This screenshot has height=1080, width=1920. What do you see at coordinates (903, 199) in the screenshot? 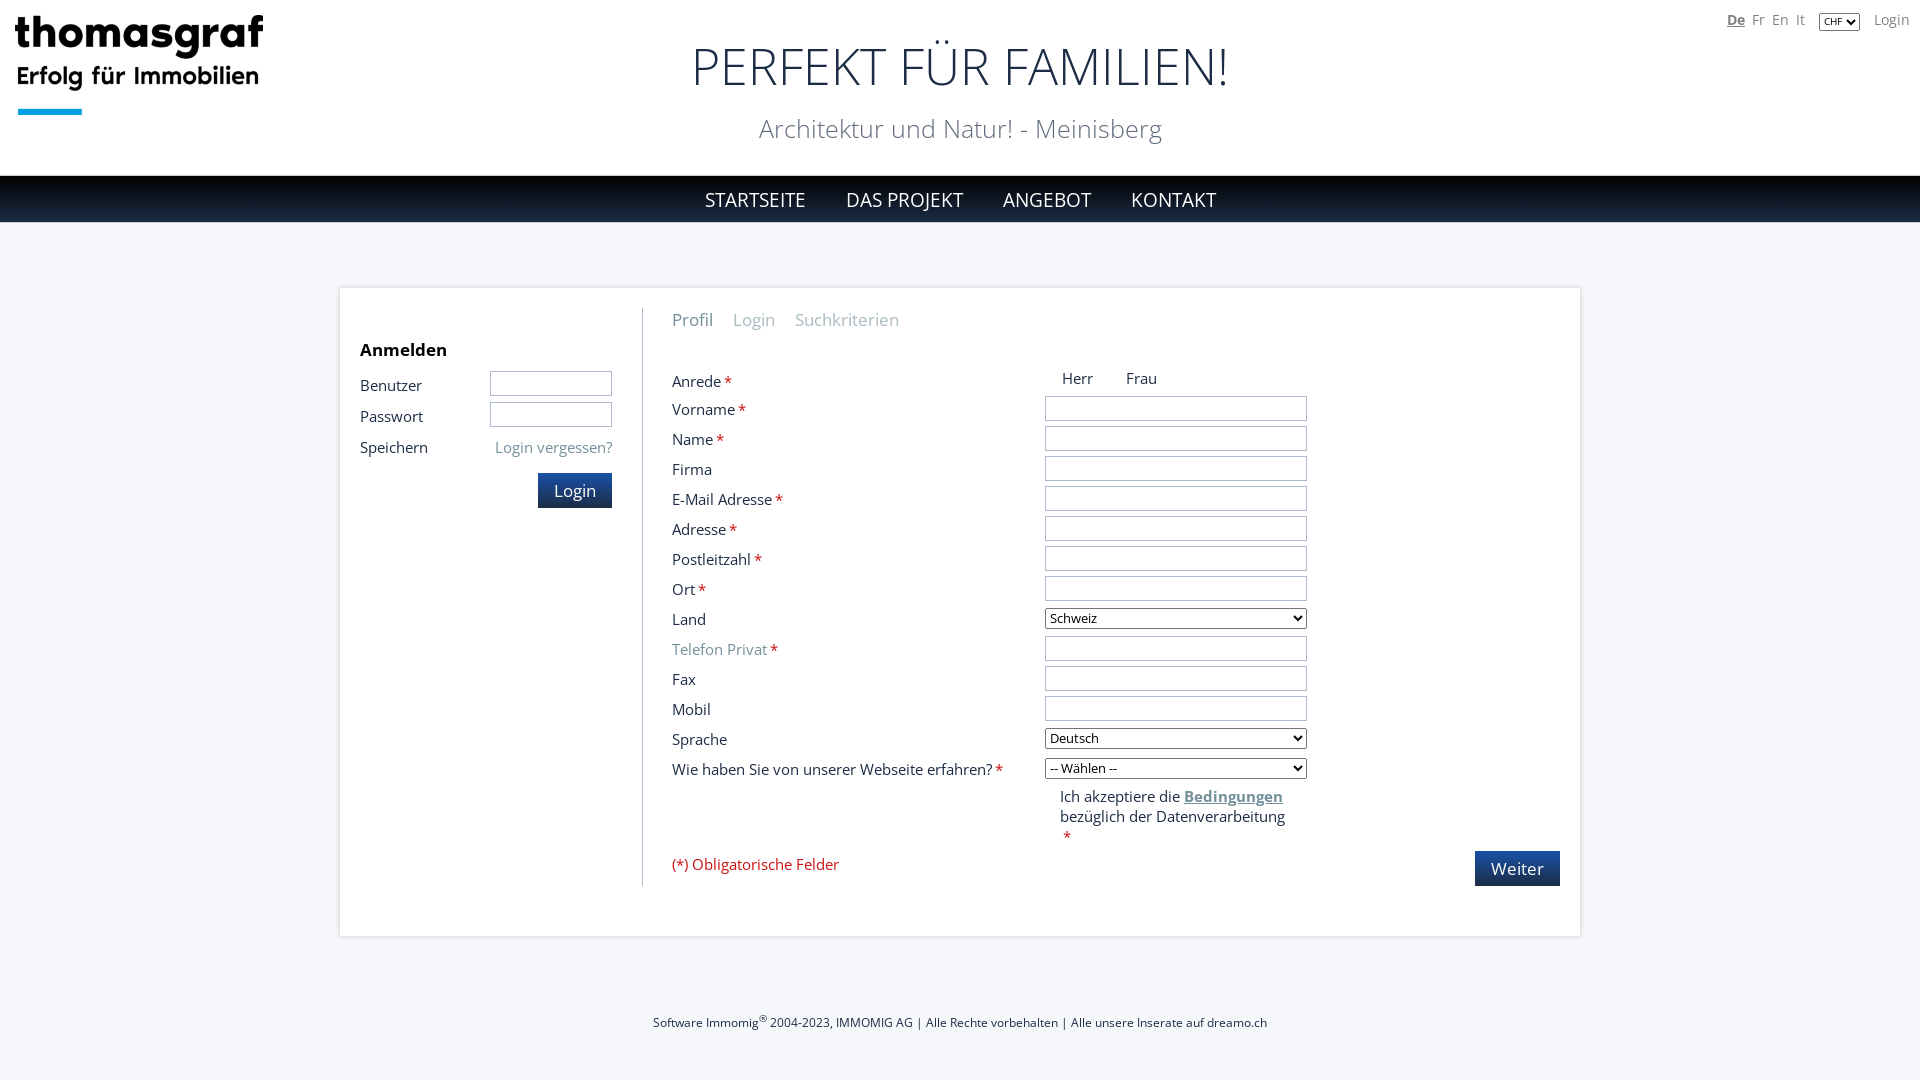
I see `'DAS PROJEKT'` at bounding box center [903, 199].